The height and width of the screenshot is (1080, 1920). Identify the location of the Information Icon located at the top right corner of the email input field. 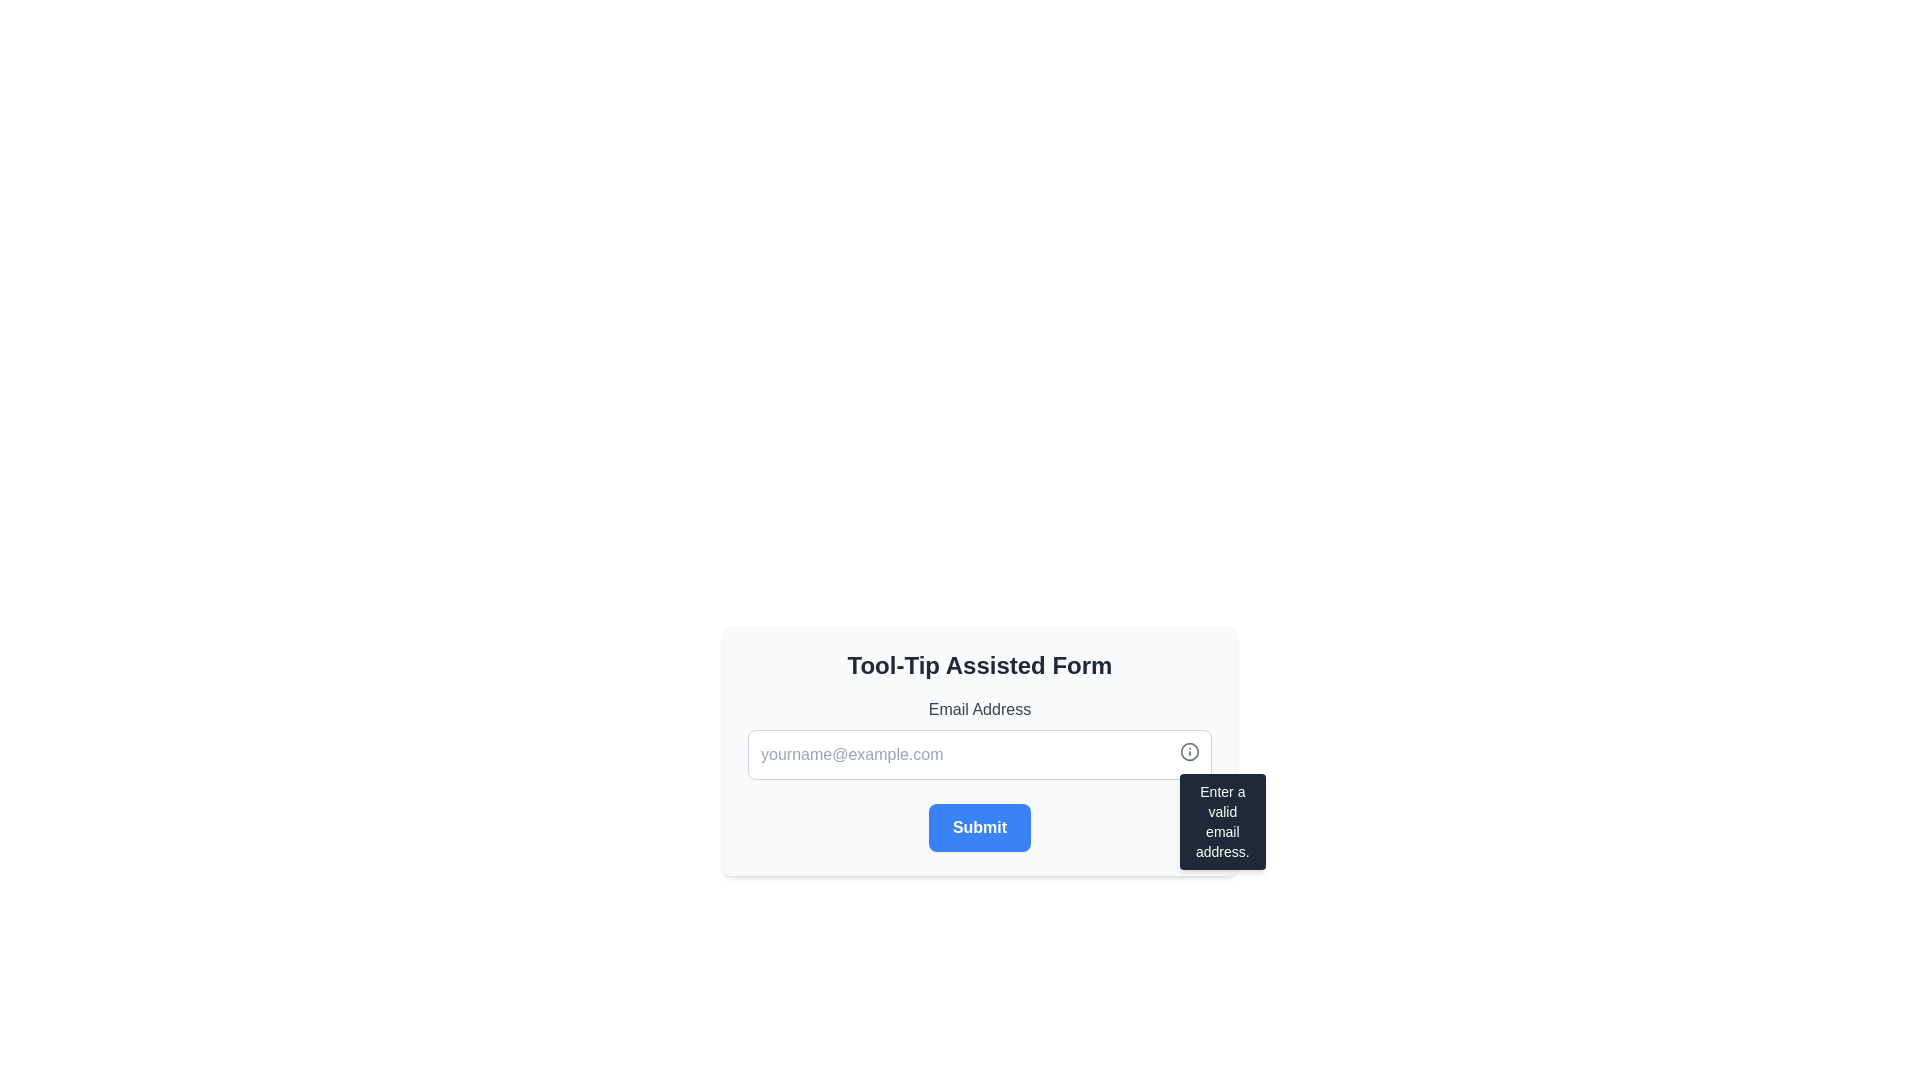
(1190, 752).